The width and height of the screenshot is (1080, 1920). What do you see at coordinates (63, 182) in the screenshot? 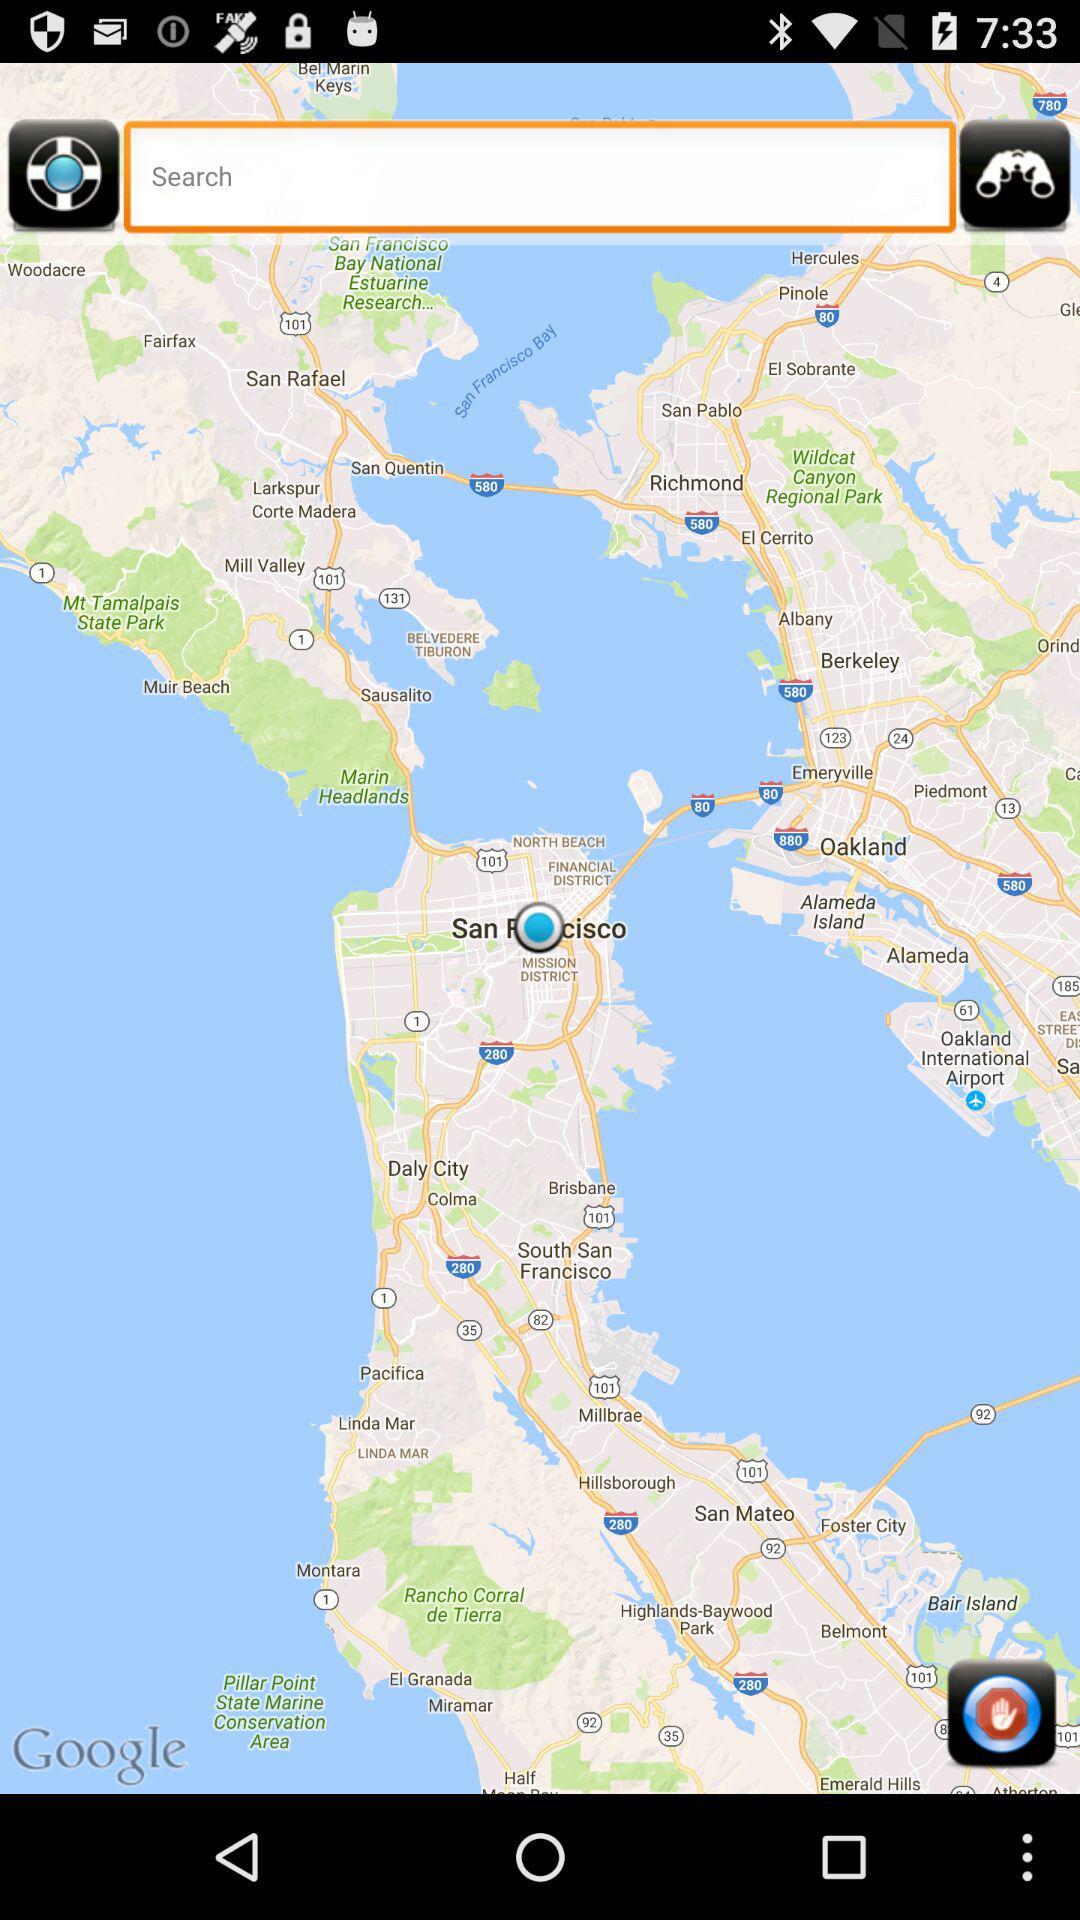
I see `the icon at the top left corner` at bounding box center [63, 182].